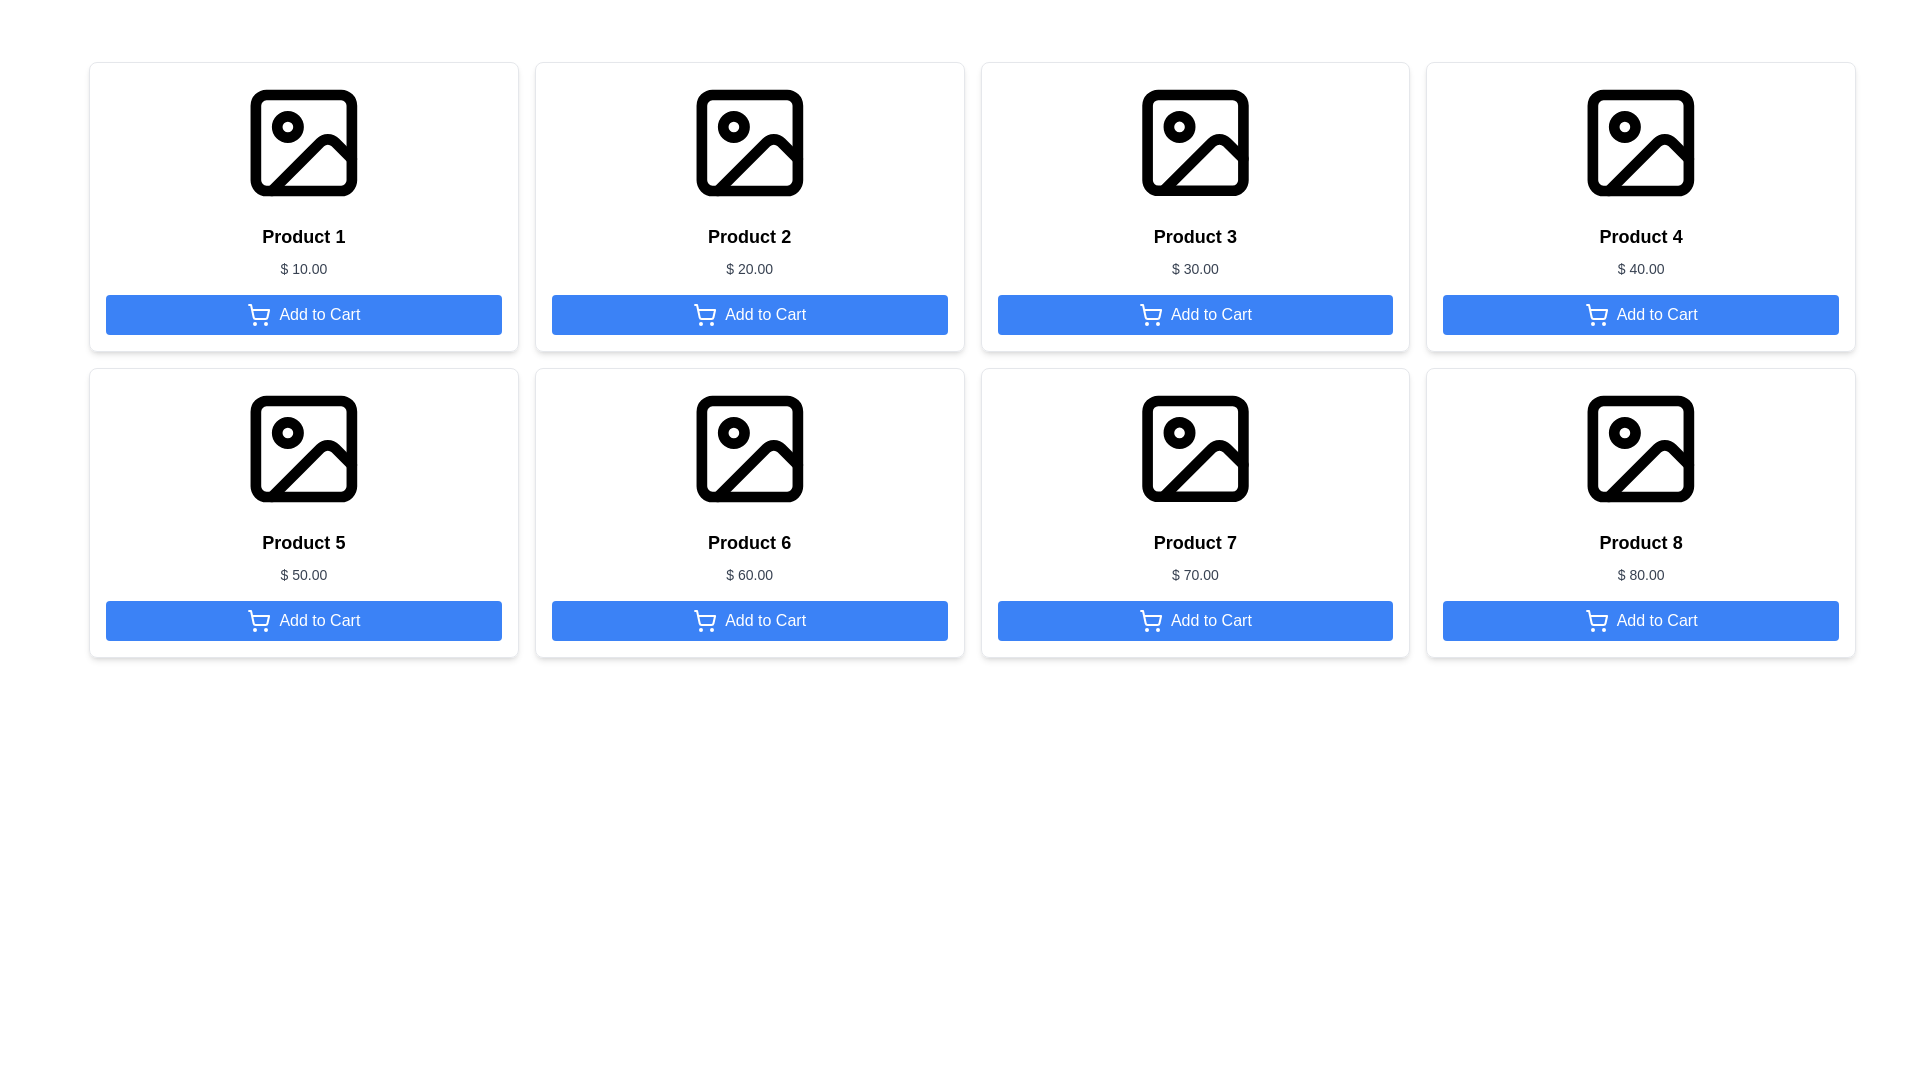  Describe the element at coordinates (1595, 617) in the screenshot. I see `the shopping cart icon located at the leftmost part of the blue 'Add to Cart' button in the last card of the second row, associated with 'Product 8.'` at that location.